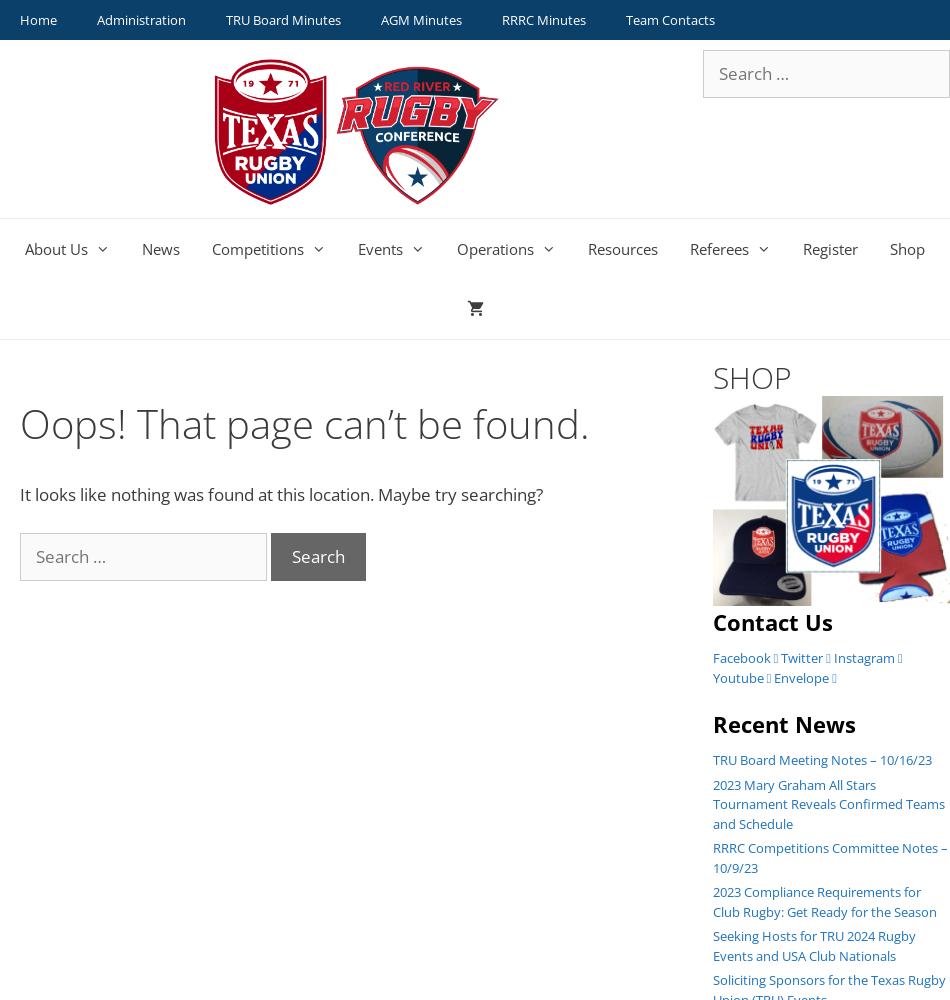 The height and width of the screenshot is (1000, 950). What do you see at coordinates (823, 901) in the screenshot?
I see `'2023 Compliance Requirements for Club Rugby: Get Ready for the Season'` at bounding box center [823, 901].